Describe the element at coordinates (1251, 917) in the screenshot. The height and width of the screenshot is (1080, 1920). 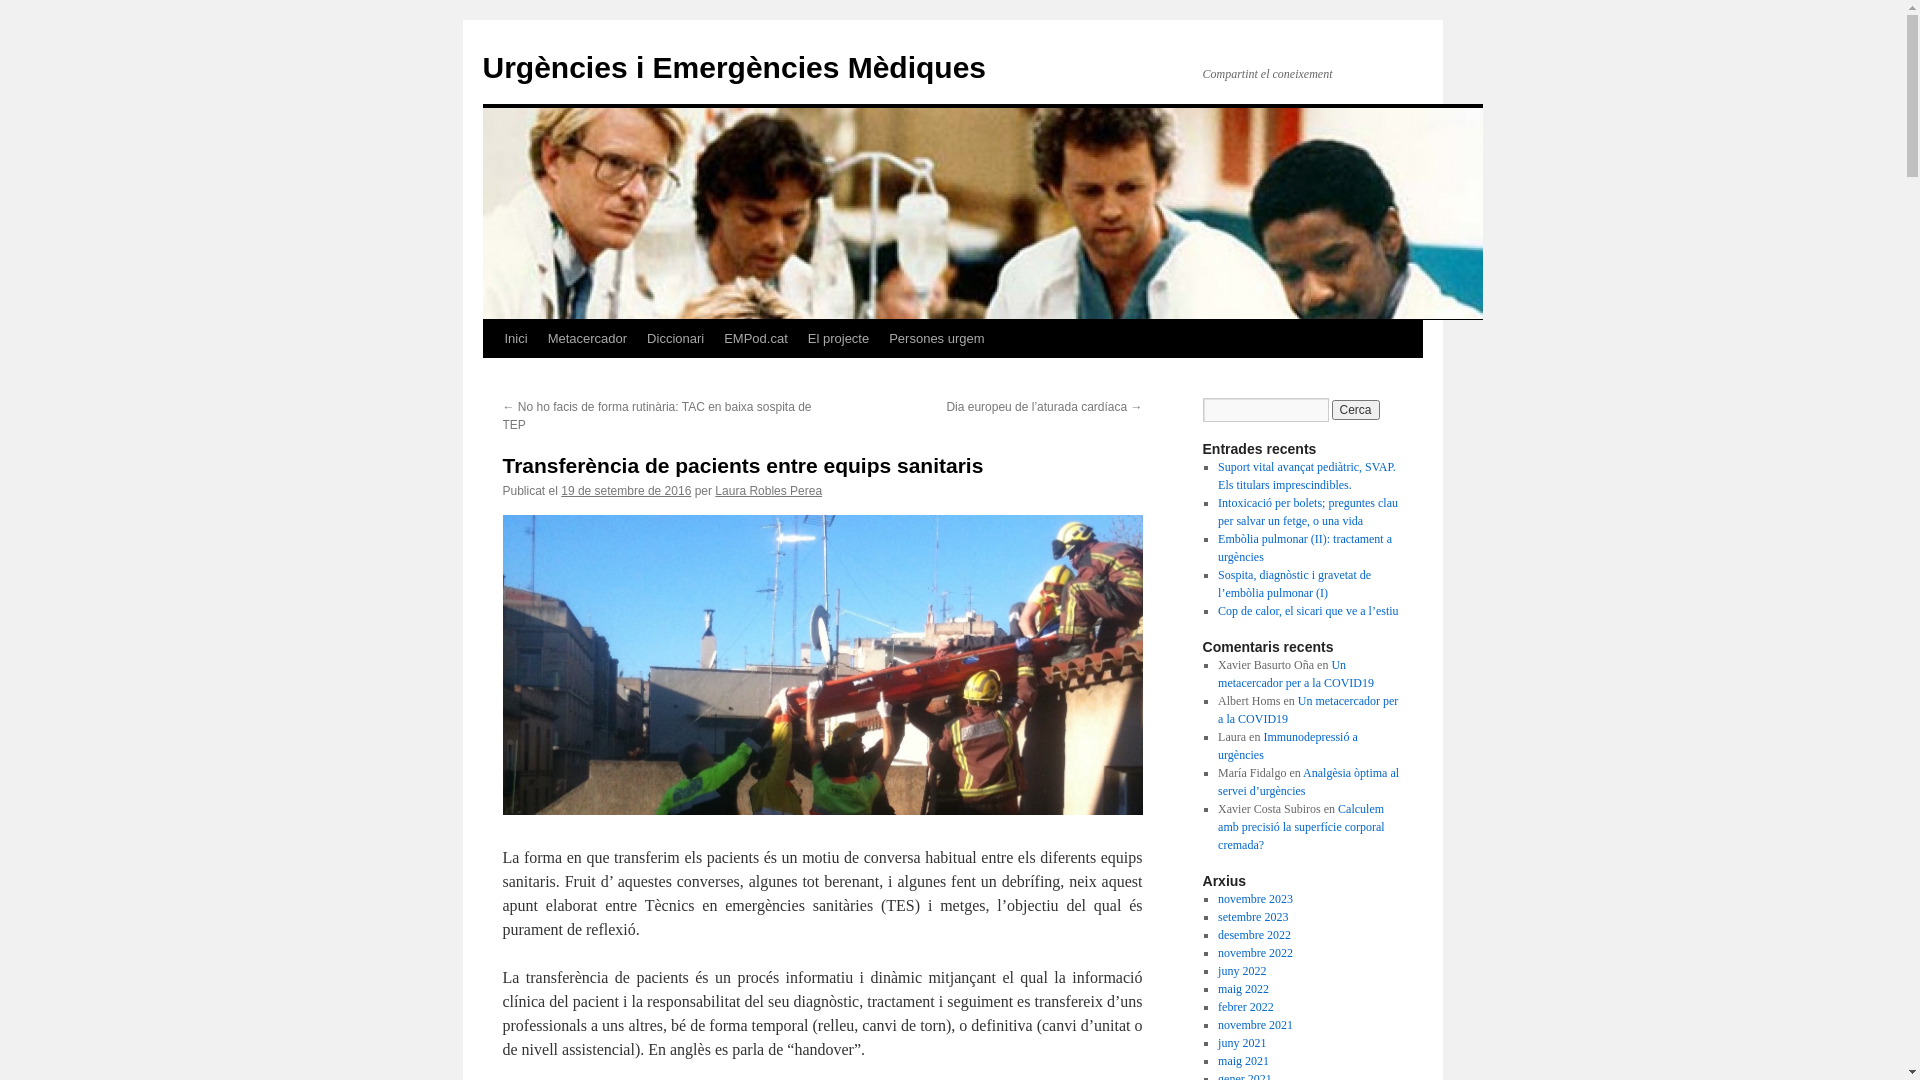
I see `'setembre 2023'` at that location.